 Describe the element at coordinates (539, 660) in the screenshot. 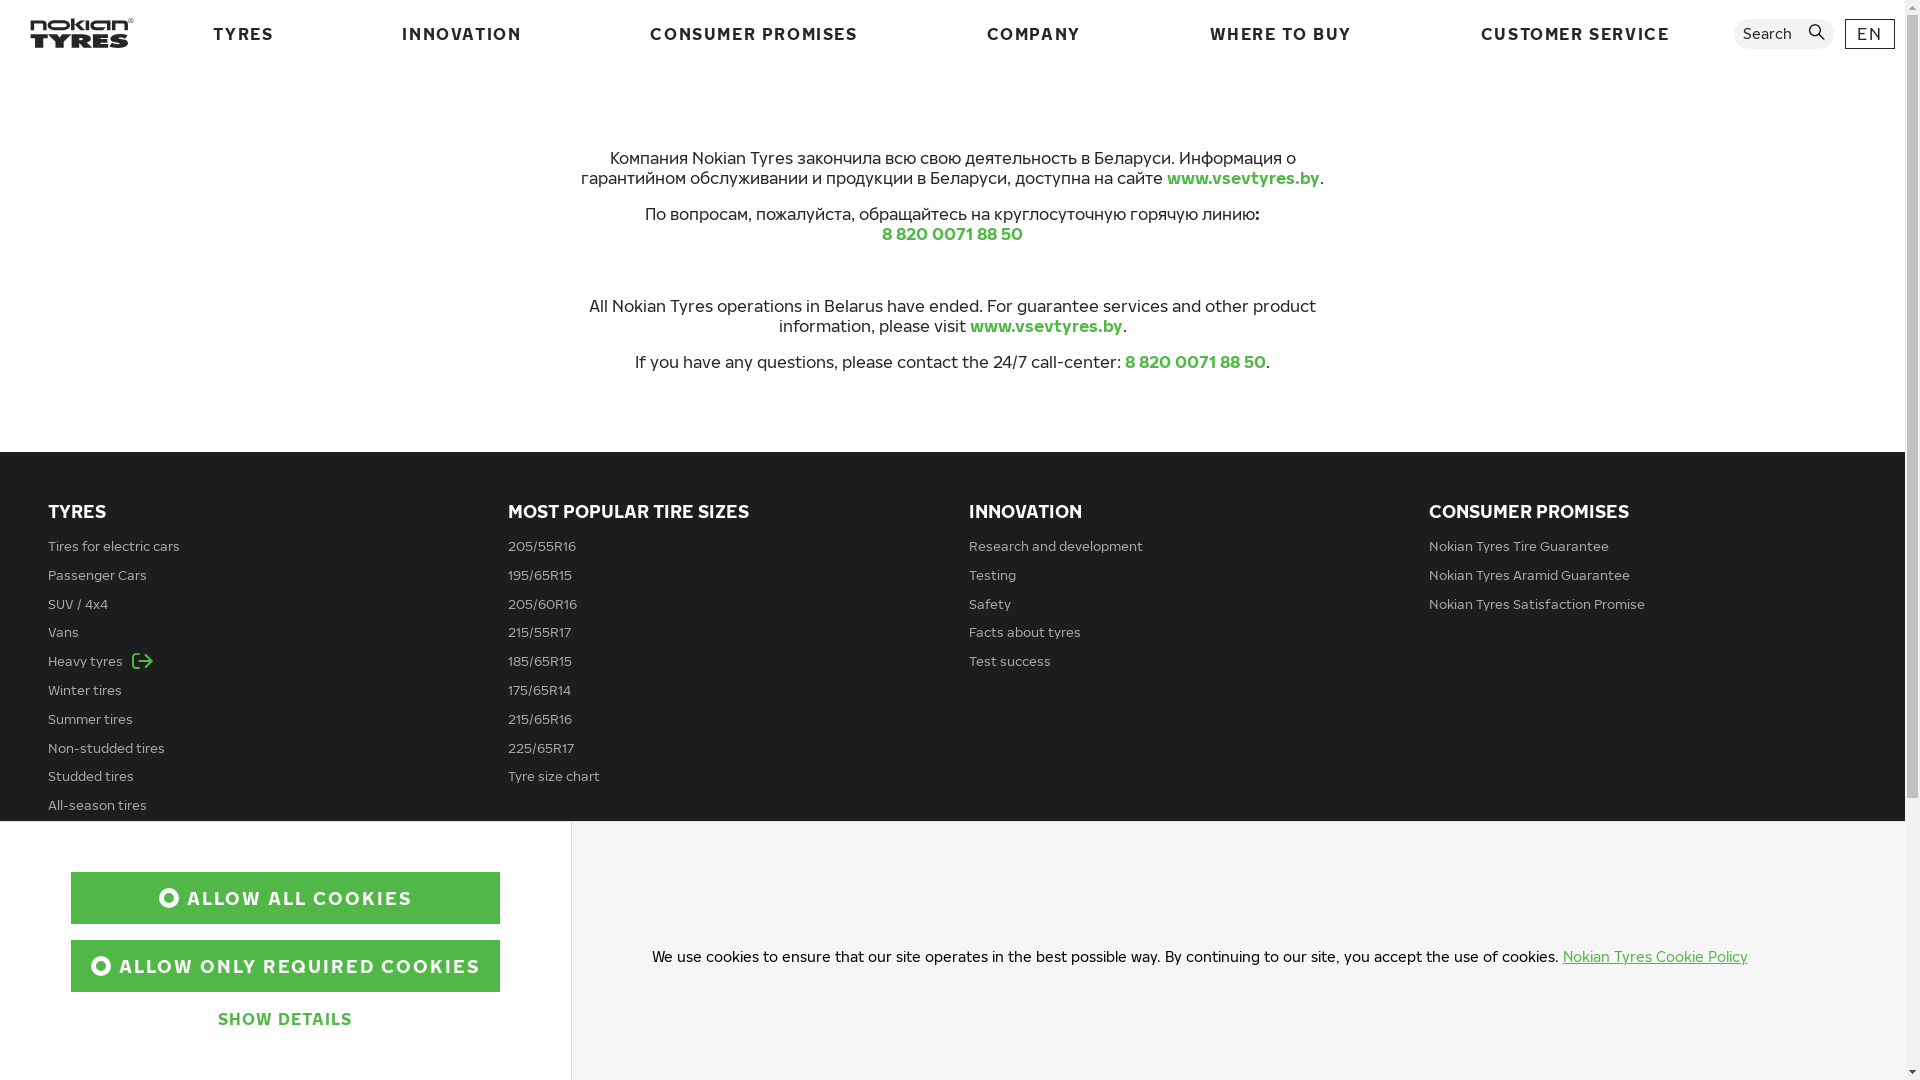

I see `'185/65R15'` at that location.